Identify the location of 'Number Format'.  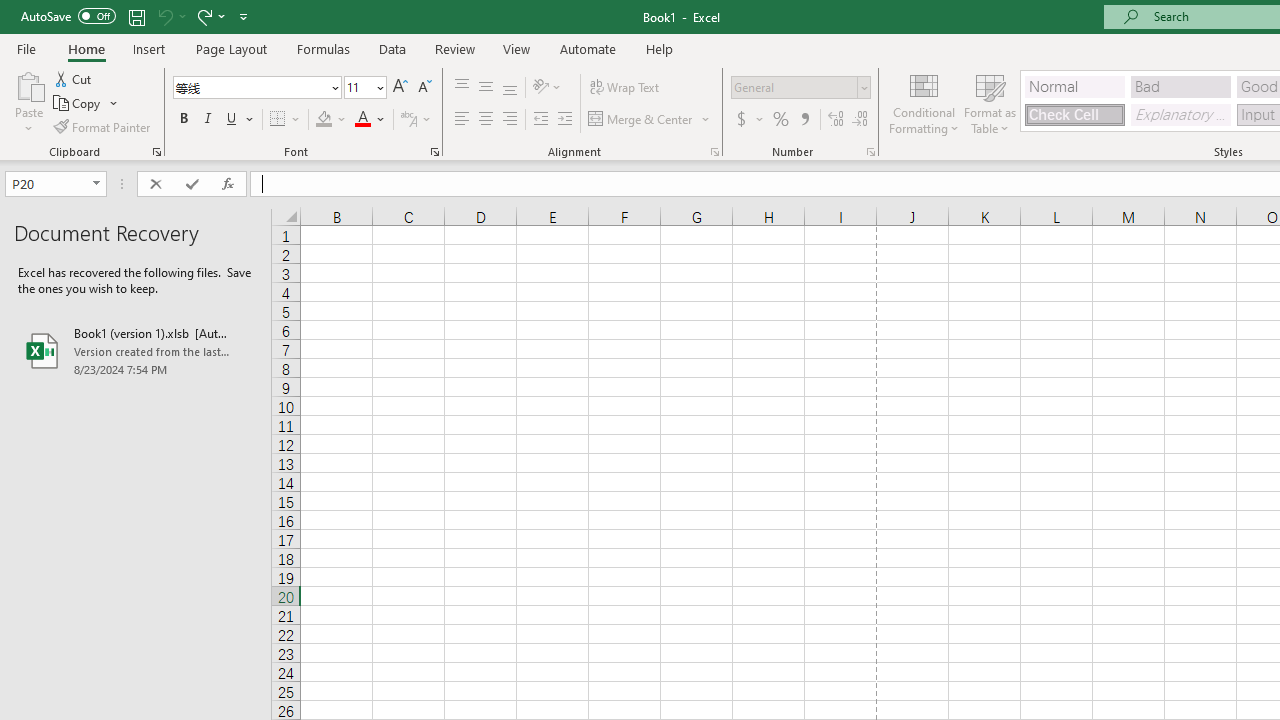
(800, 86).